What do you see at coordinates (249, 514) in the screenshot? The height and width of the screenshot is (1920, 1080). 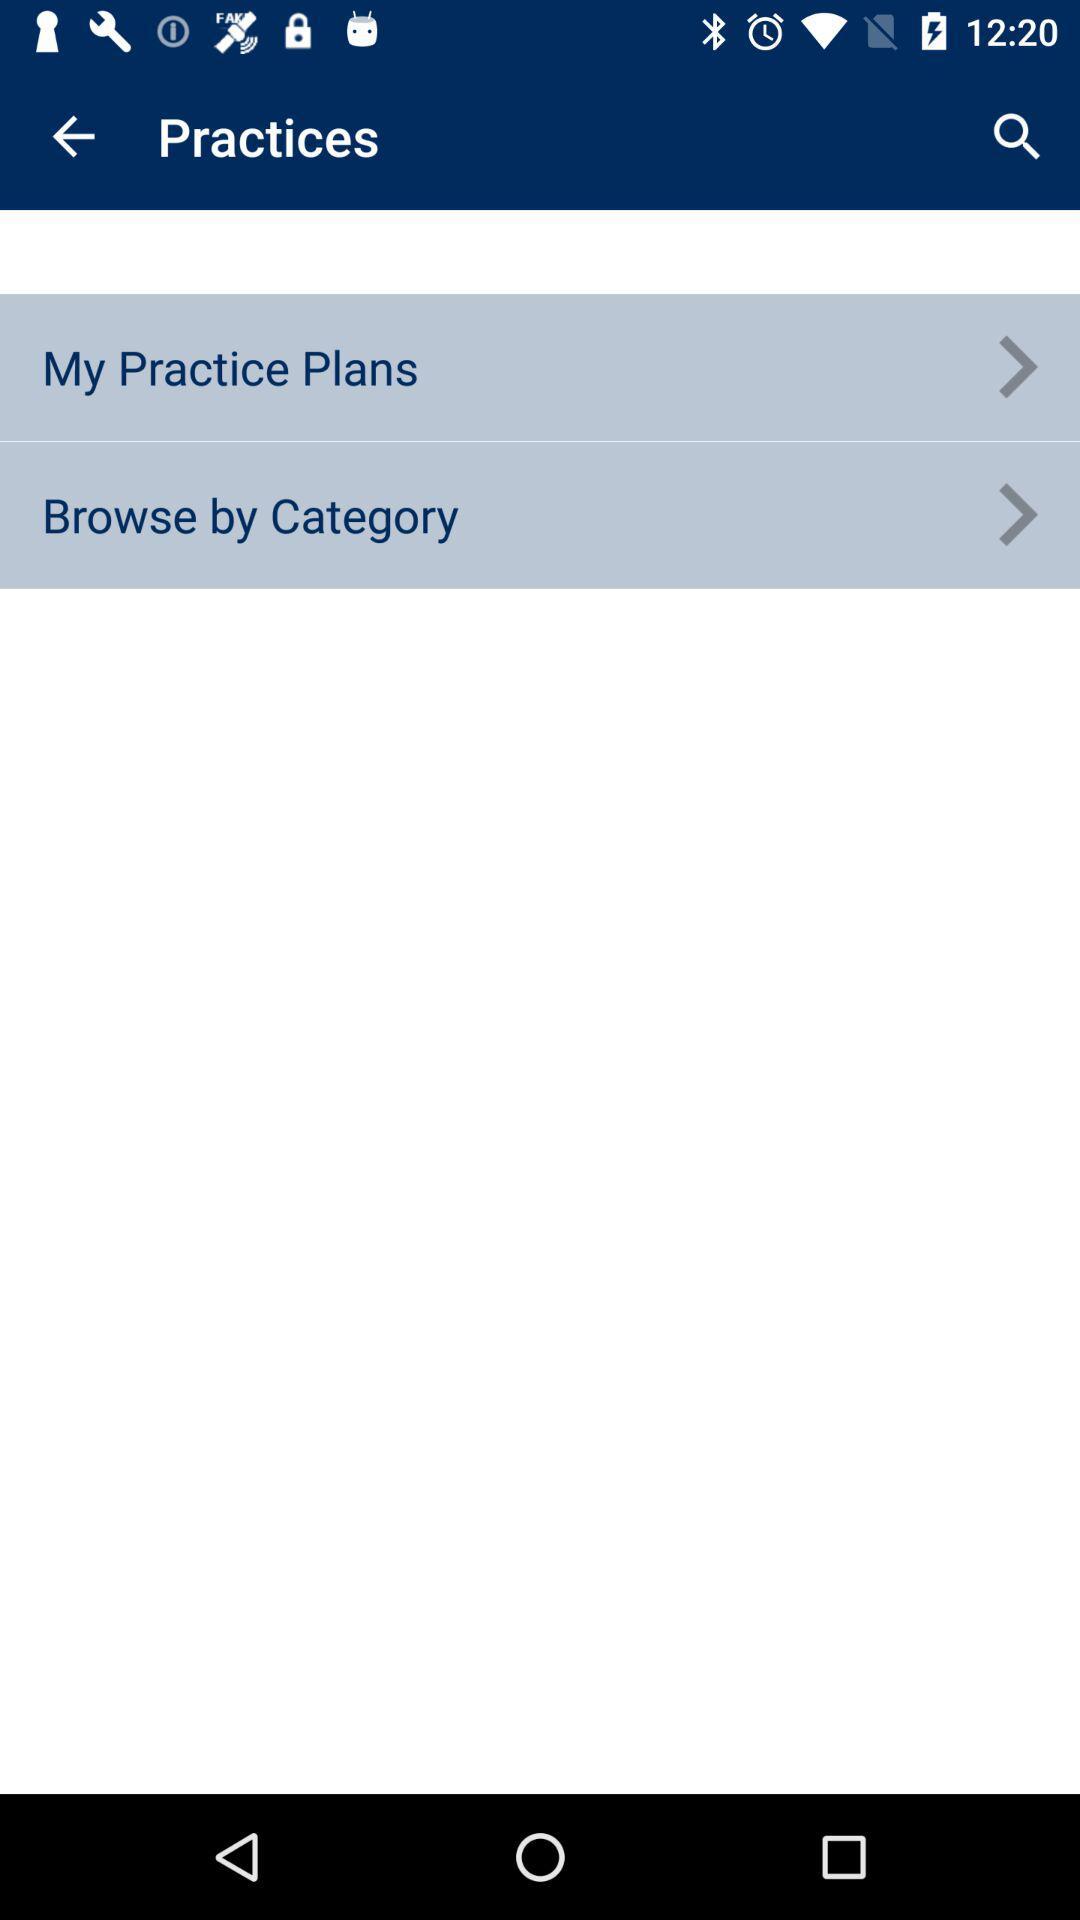 I see `browse by category item` at bounding box center [249, 514].